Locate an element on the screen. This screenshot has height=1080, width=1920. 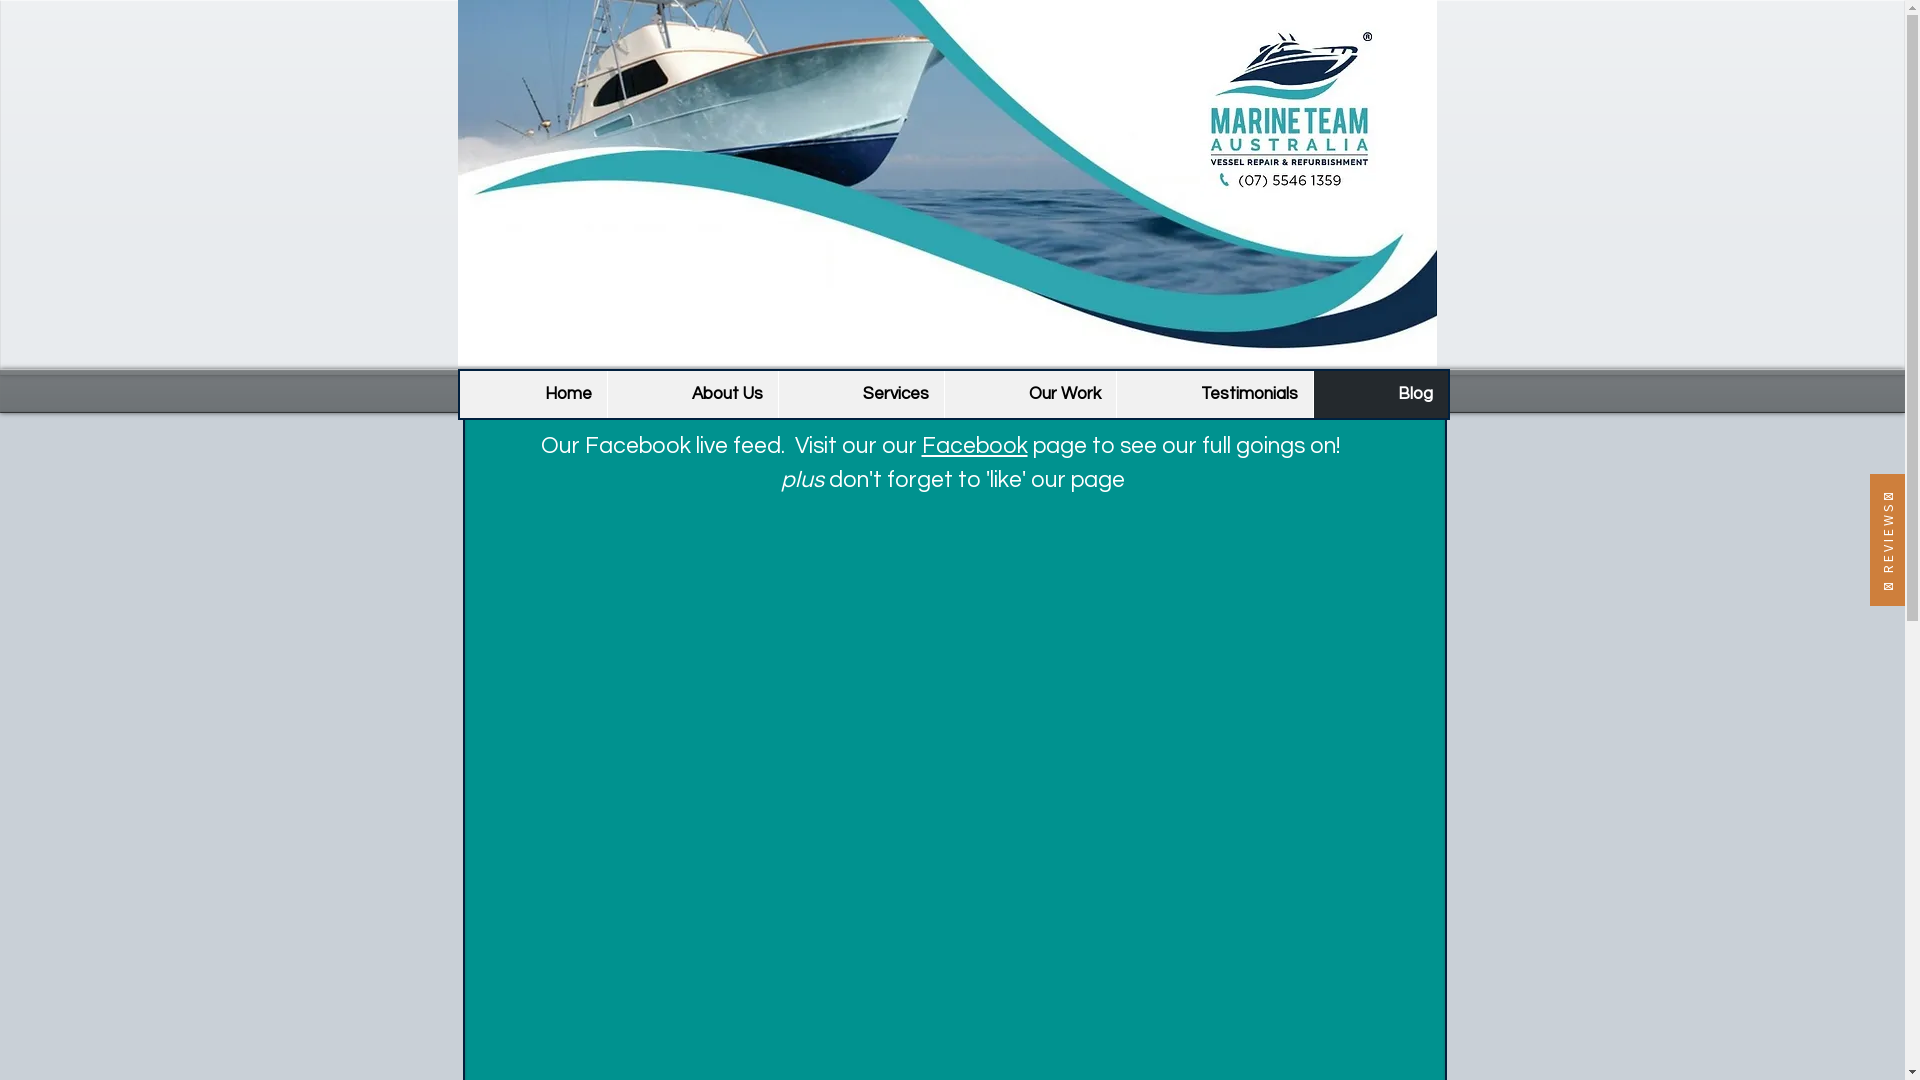
'Blog' is located at coordinates (1378, 394).